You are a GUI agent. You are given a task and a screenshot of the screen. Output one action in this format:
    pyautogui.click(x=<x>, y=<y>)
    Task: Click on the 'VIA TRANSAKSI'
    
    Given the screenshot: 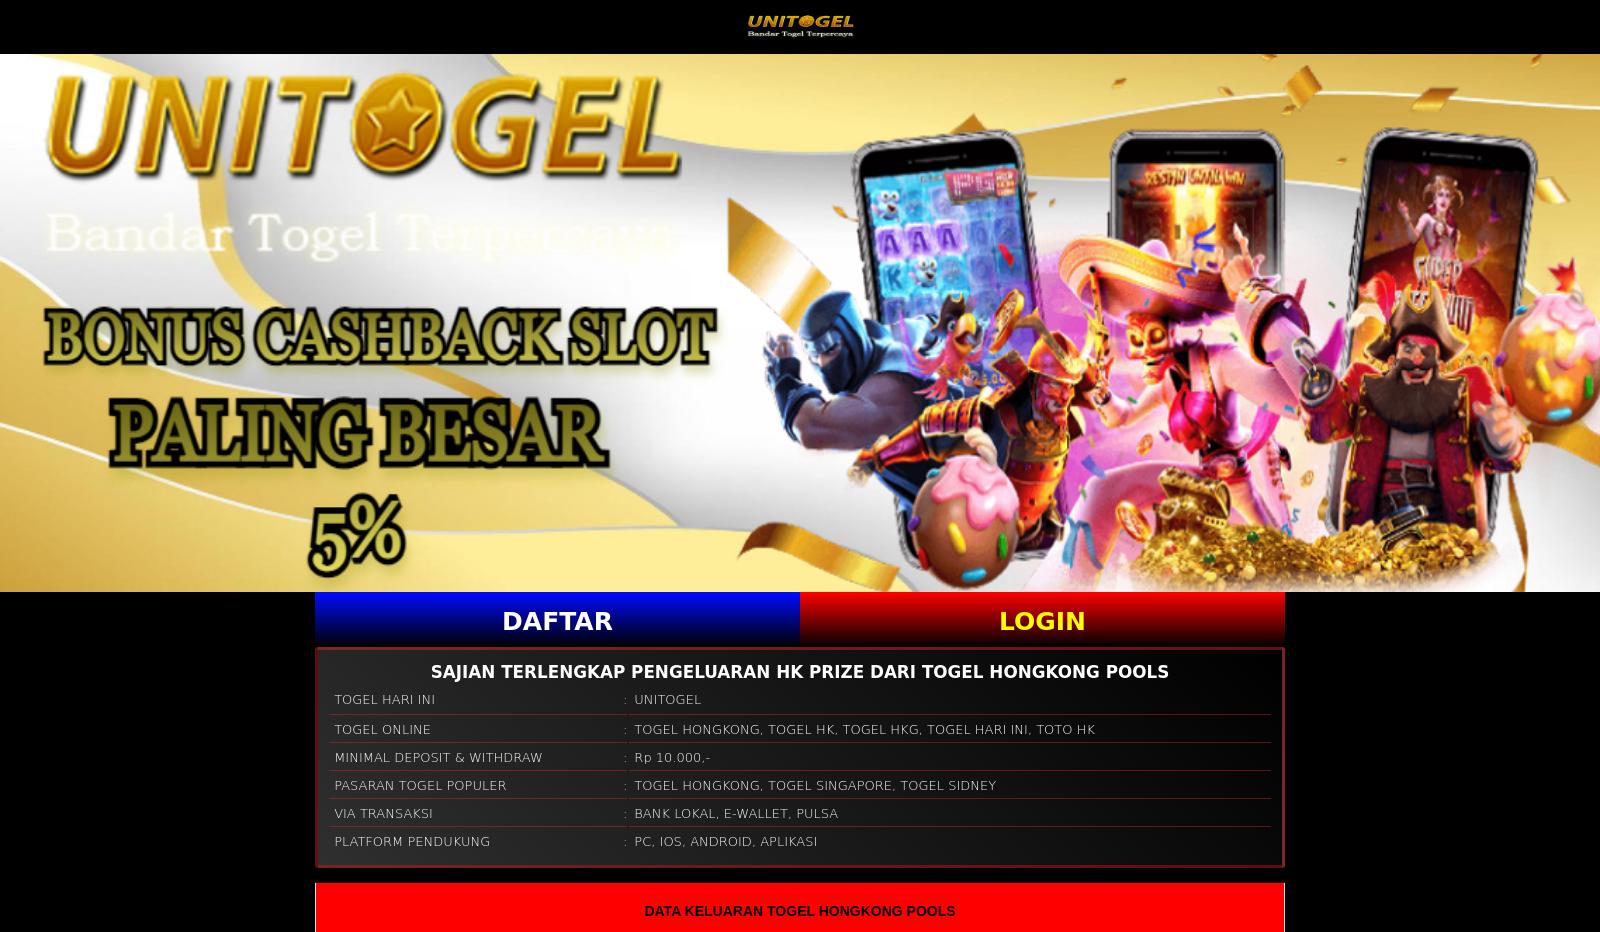 What is the action you would take?
    pyautogui.click(x=383, y=812)
    